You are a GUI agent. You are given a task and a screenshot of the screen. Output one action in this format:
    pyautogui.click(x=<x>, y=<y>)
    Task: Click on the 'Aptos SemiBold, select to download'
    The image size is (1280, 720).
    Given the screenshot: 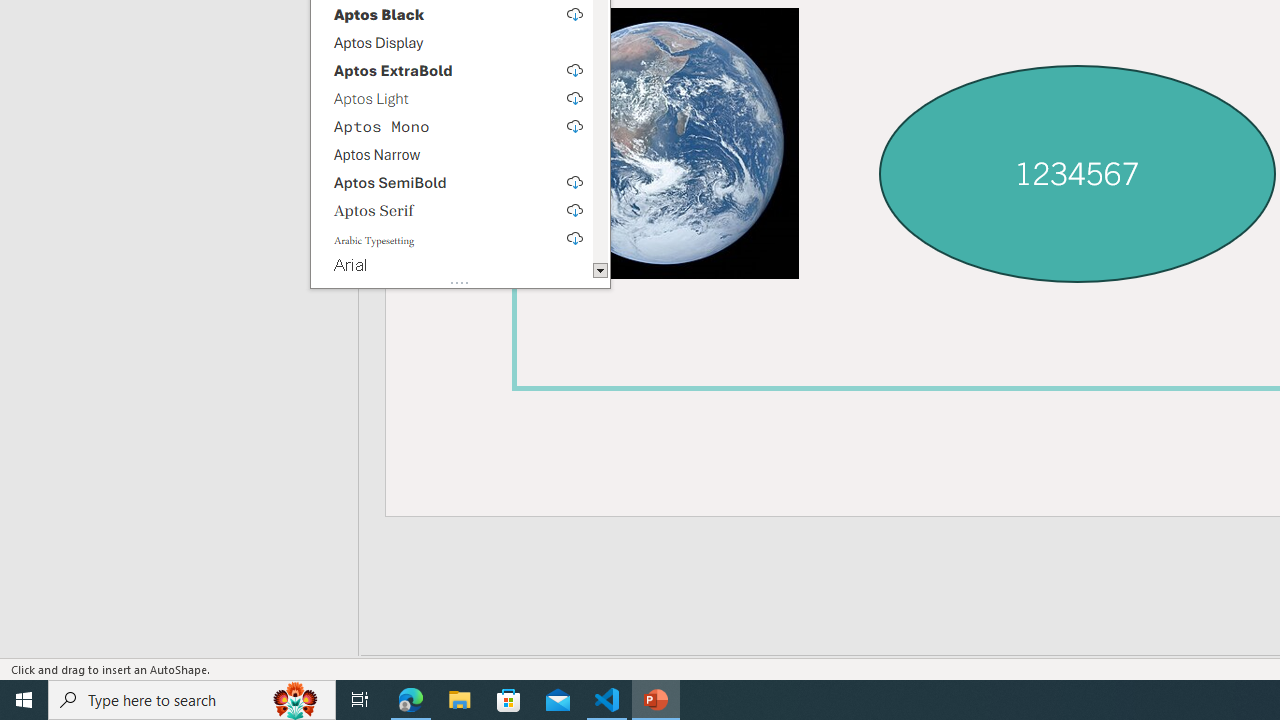 What is the action you would take?
    pyautogui.click(x=450, y=181)
    